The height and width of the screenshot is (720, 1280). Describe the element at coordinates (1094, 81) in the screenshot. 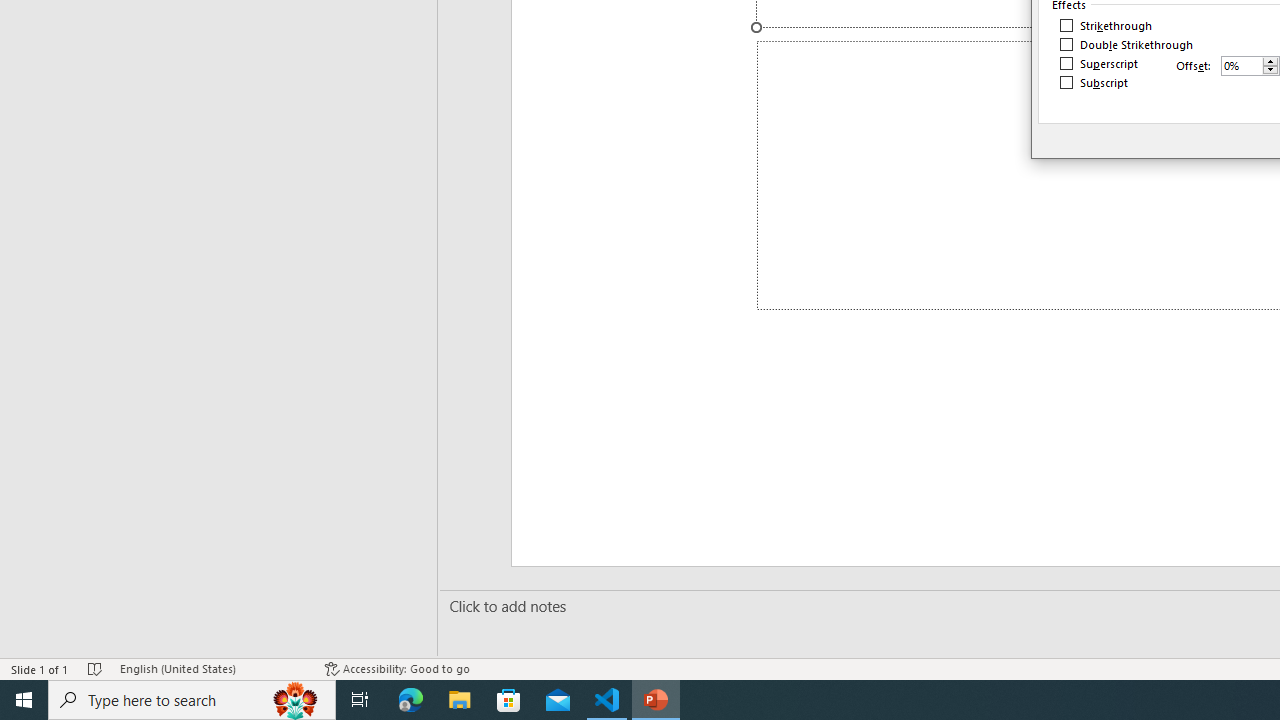

I see `'Subscript'` at that location.